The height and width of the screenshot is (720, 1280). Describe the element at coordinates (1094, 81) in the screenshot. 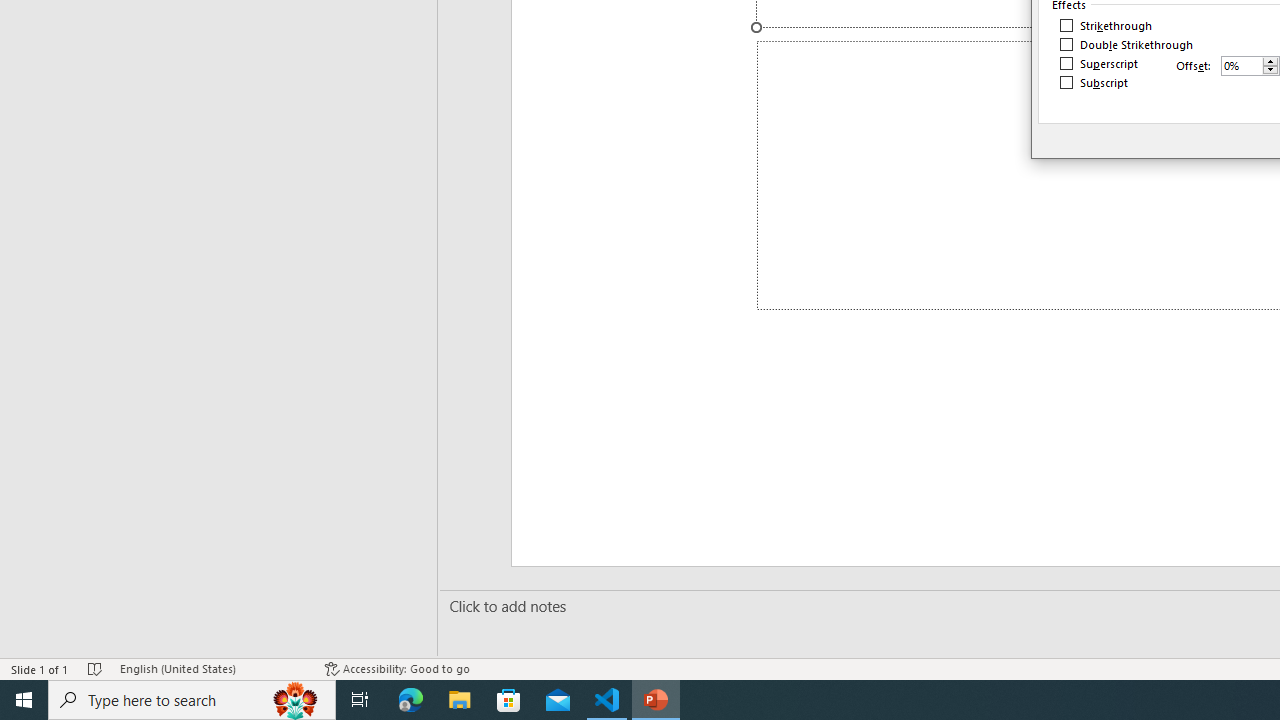

I see `'Subscript'` at that location.